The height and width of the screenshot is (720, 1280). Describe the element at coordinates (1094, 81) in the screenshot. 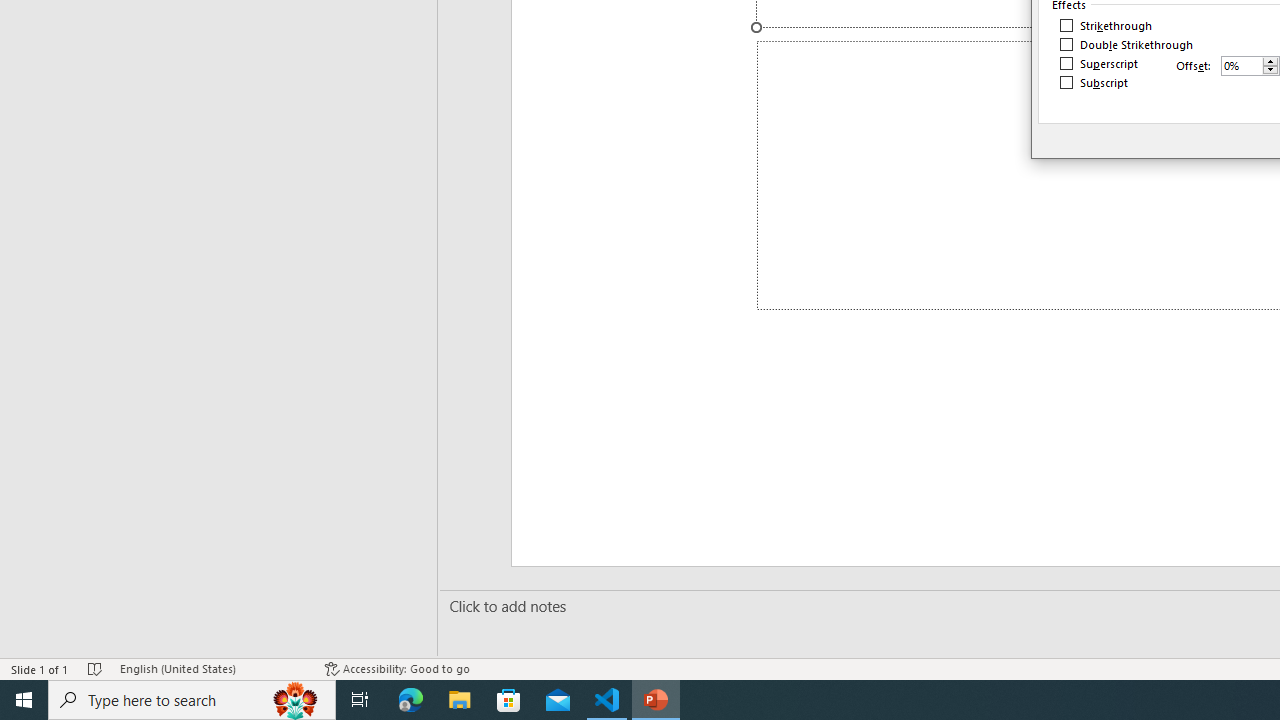

I see `'Subscript'` at that location.